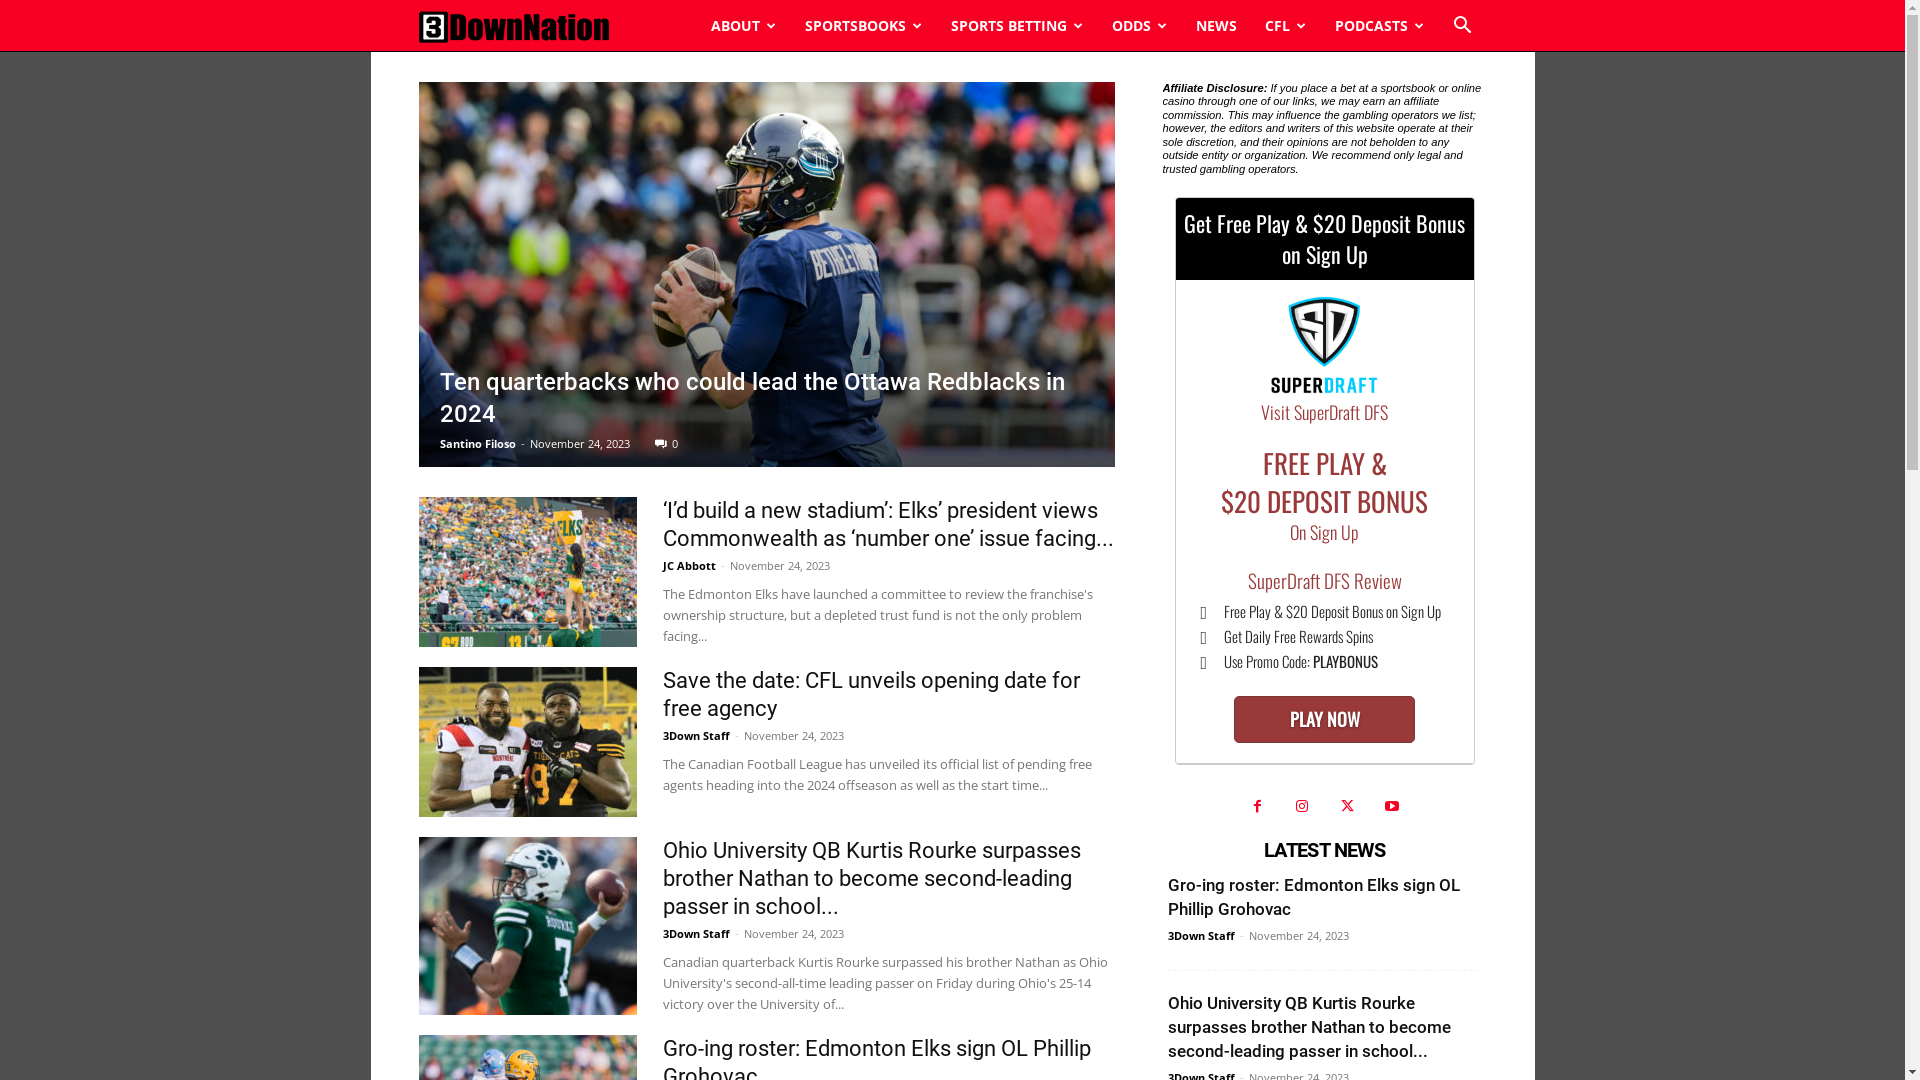 Image resolution: width=1920 pixels, height=1080 pixels. Describe the element at coordinates (1324, 349) in the screenshot. I see `'SuperDraft DFS'` at that location.